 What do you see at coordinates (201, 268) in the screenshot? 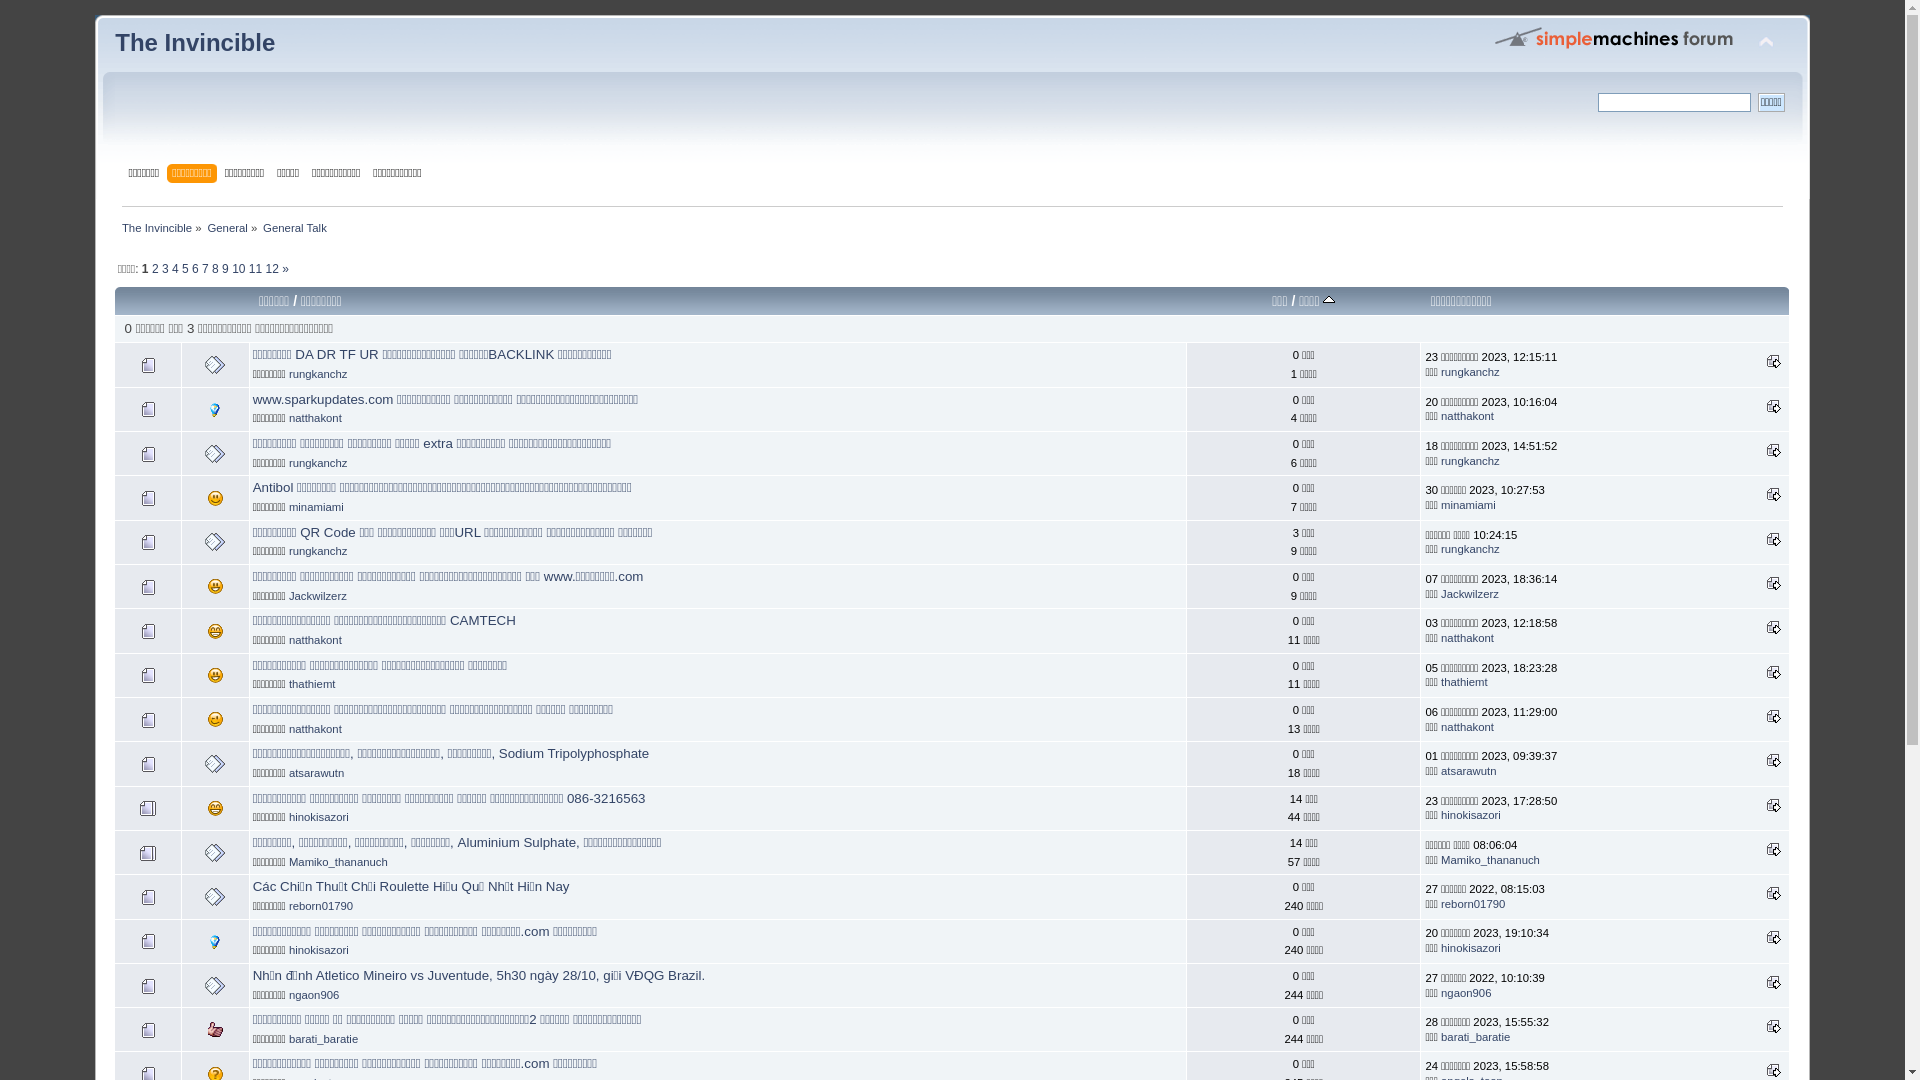
I see `'7'` at bounding box center [201, 268].